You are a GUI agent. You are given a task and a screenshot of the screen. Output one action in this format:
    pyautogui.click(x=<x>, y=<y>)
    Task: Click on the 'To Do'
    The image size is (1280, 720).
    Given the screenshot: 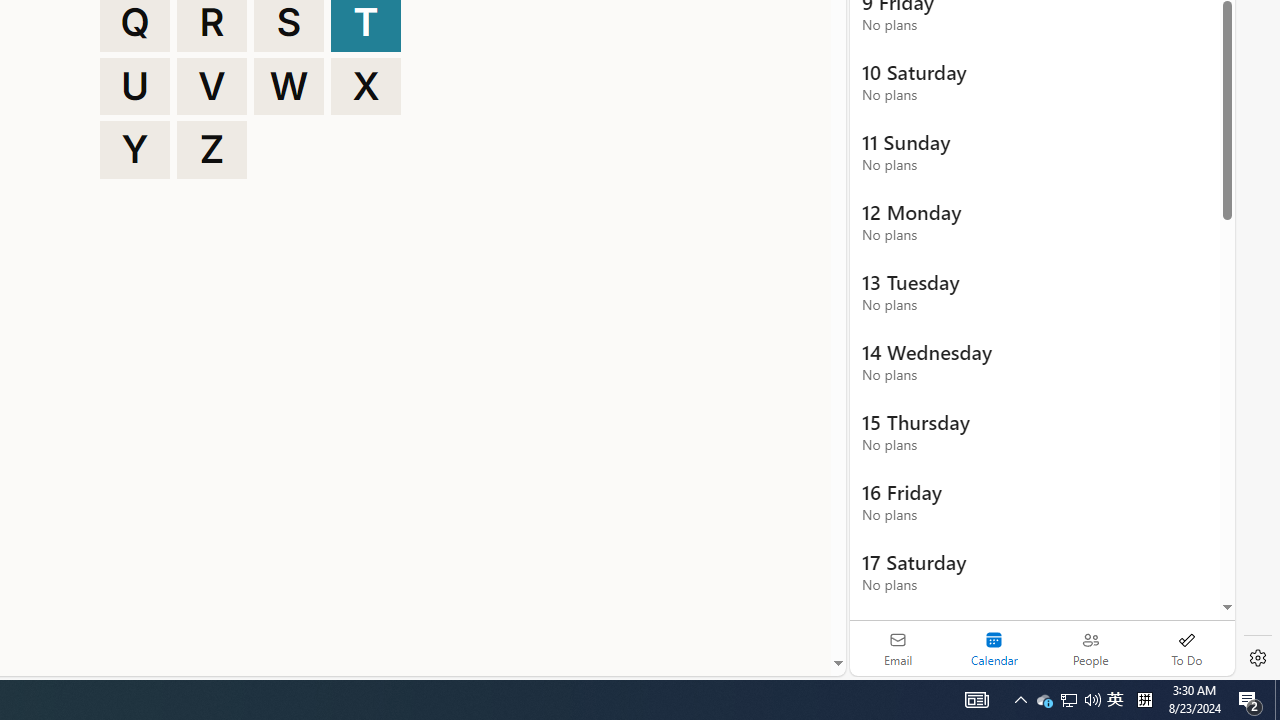 What is the action you would take?
    pyautogui.click(x=1186, y=648)
    